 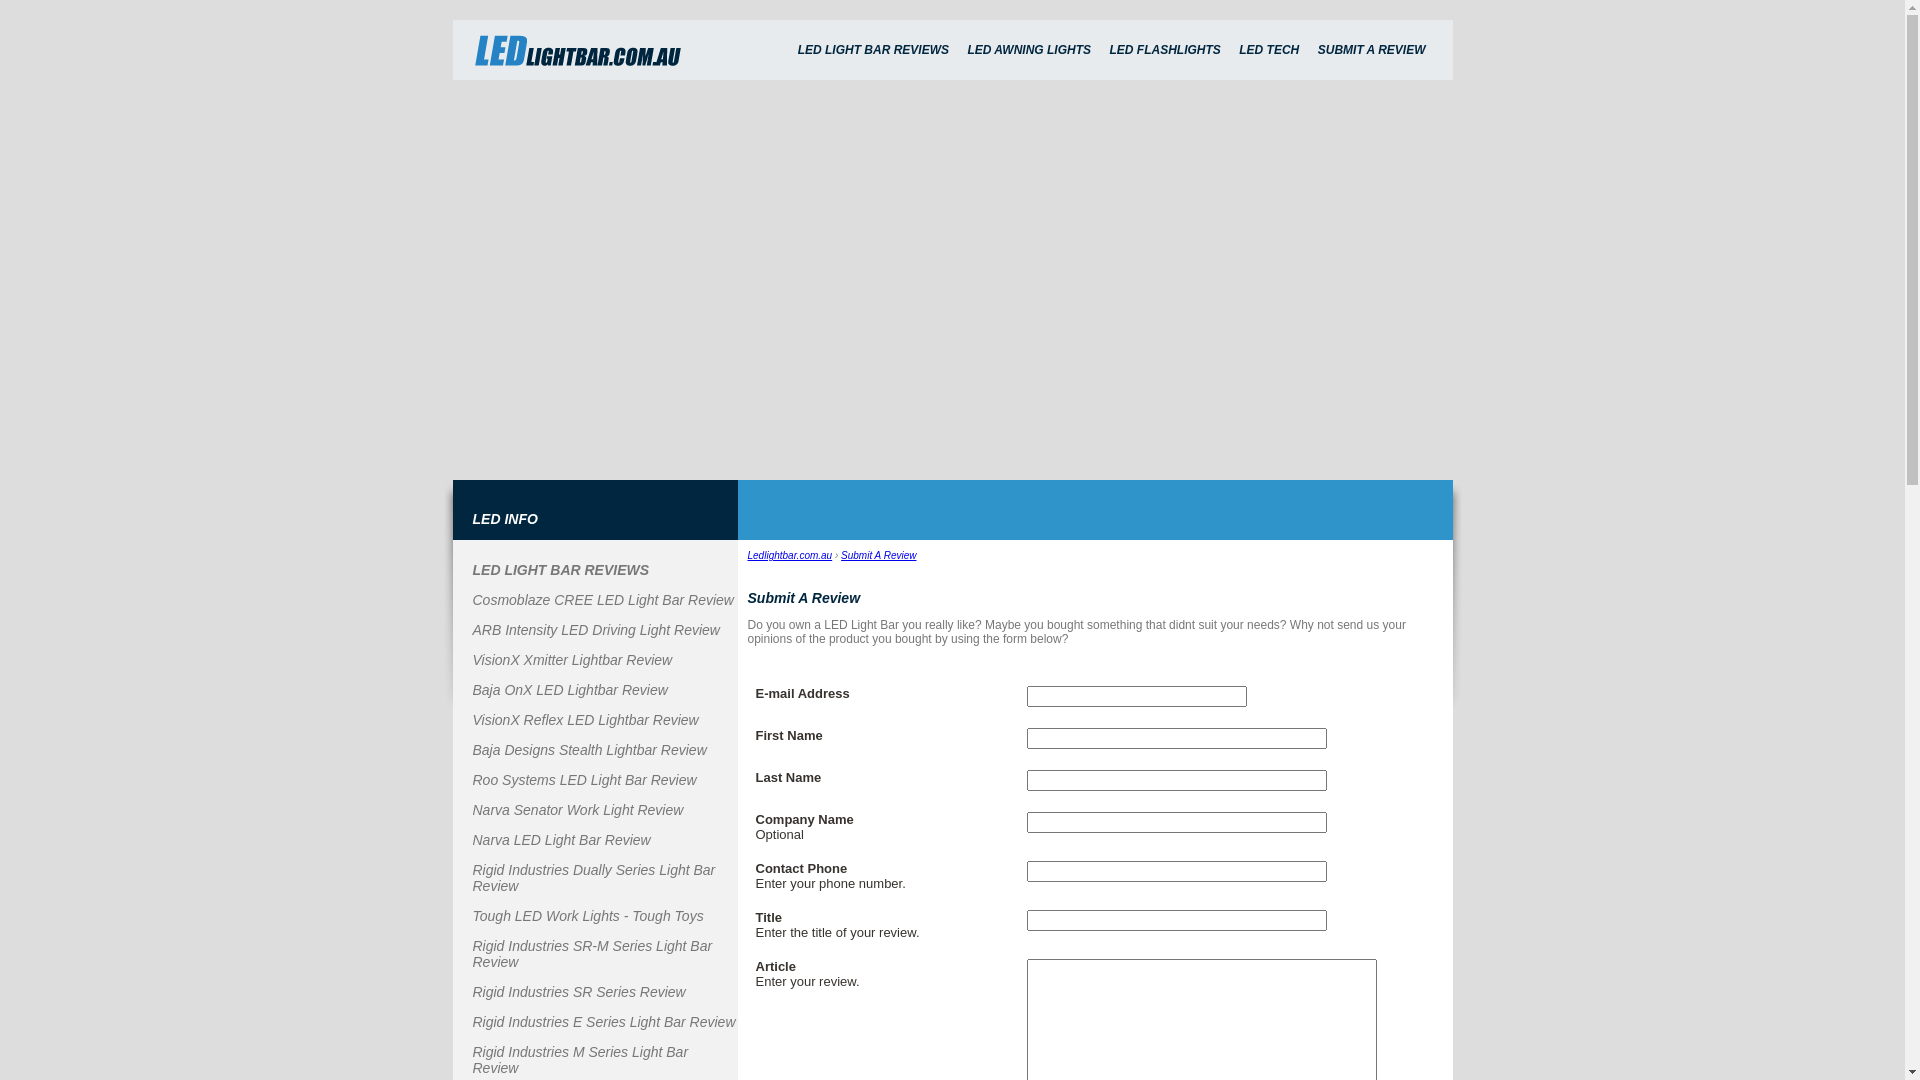 I want to click on 'Rigid Industries SR-M Series Light Bar Review', so click(x=470, y=952).